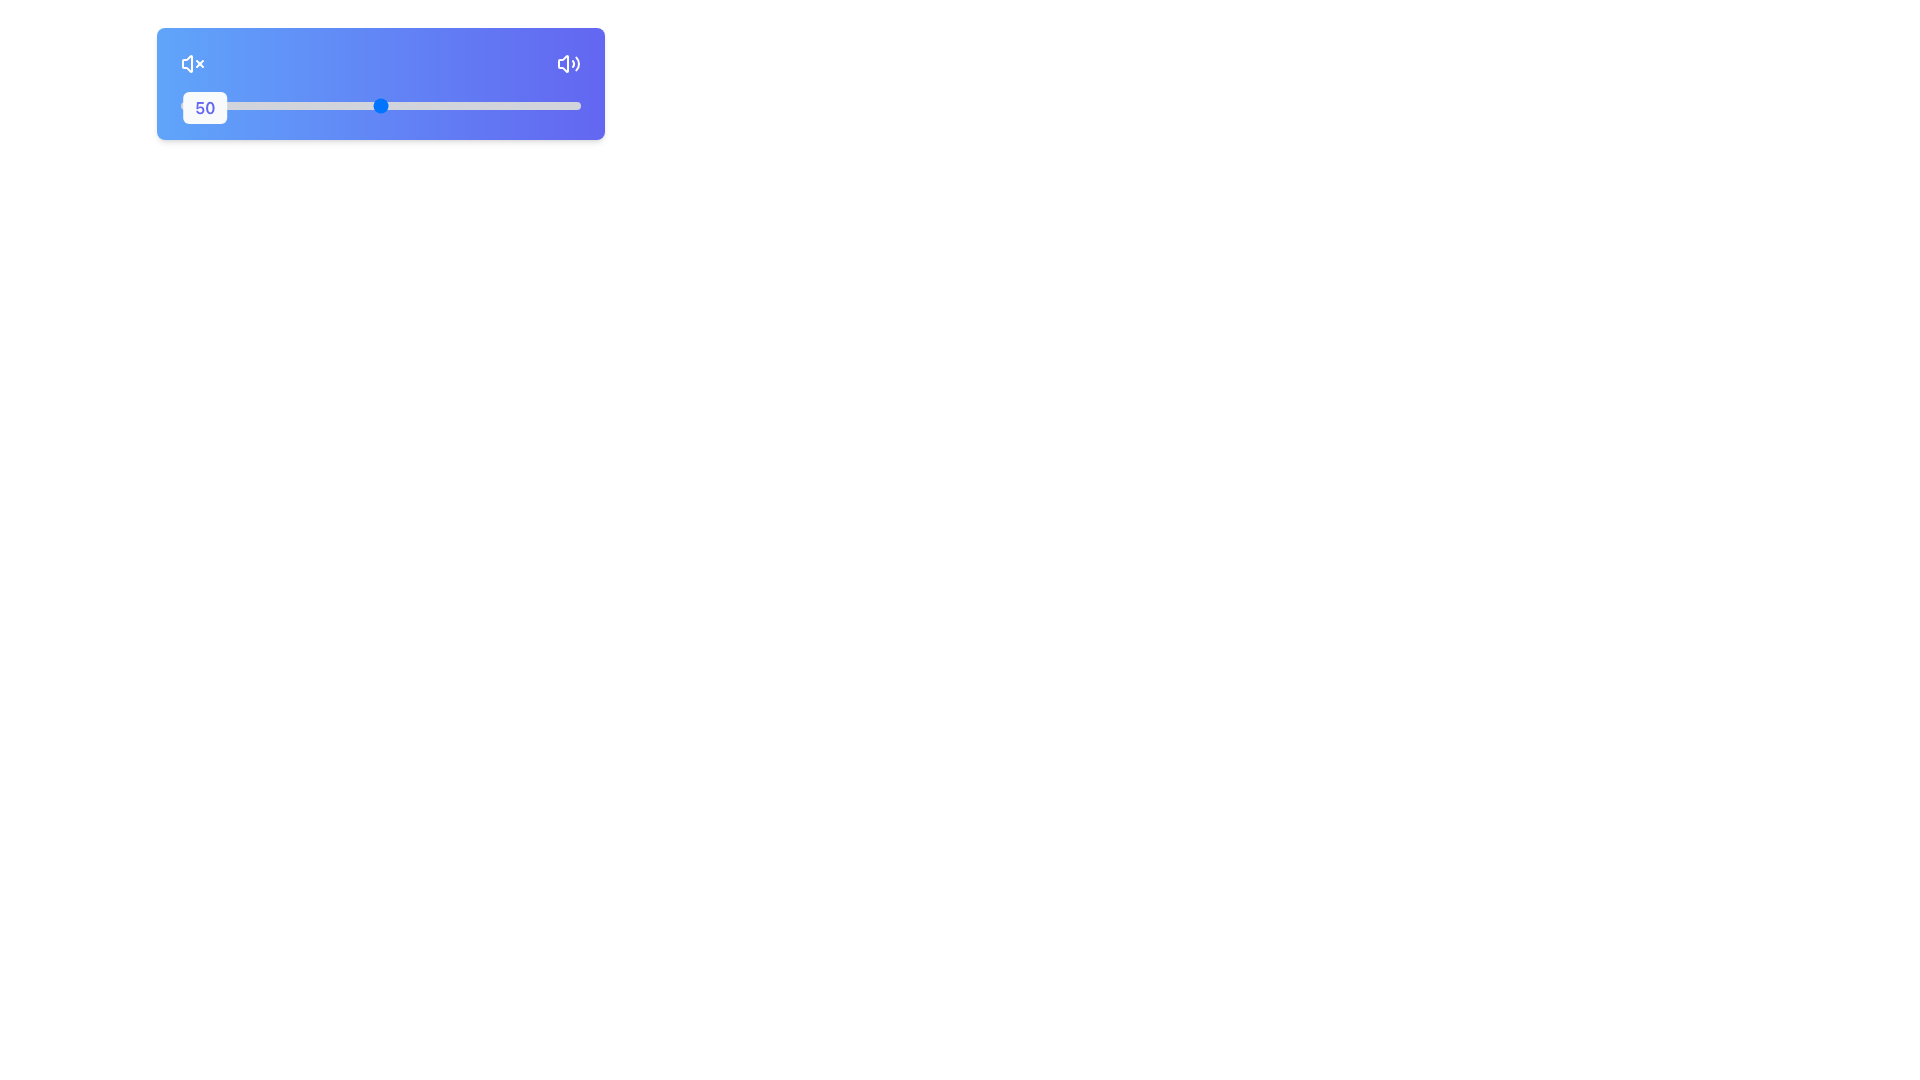 This screenshot has width=1920, height=1080. What do you see at coordinates (187, 63) in the screenshot?
I see `the Mute Icon, which symbolizes the mute function in the volume control interface located on the top left of the volume control bar` at bounding box center [187, 63].